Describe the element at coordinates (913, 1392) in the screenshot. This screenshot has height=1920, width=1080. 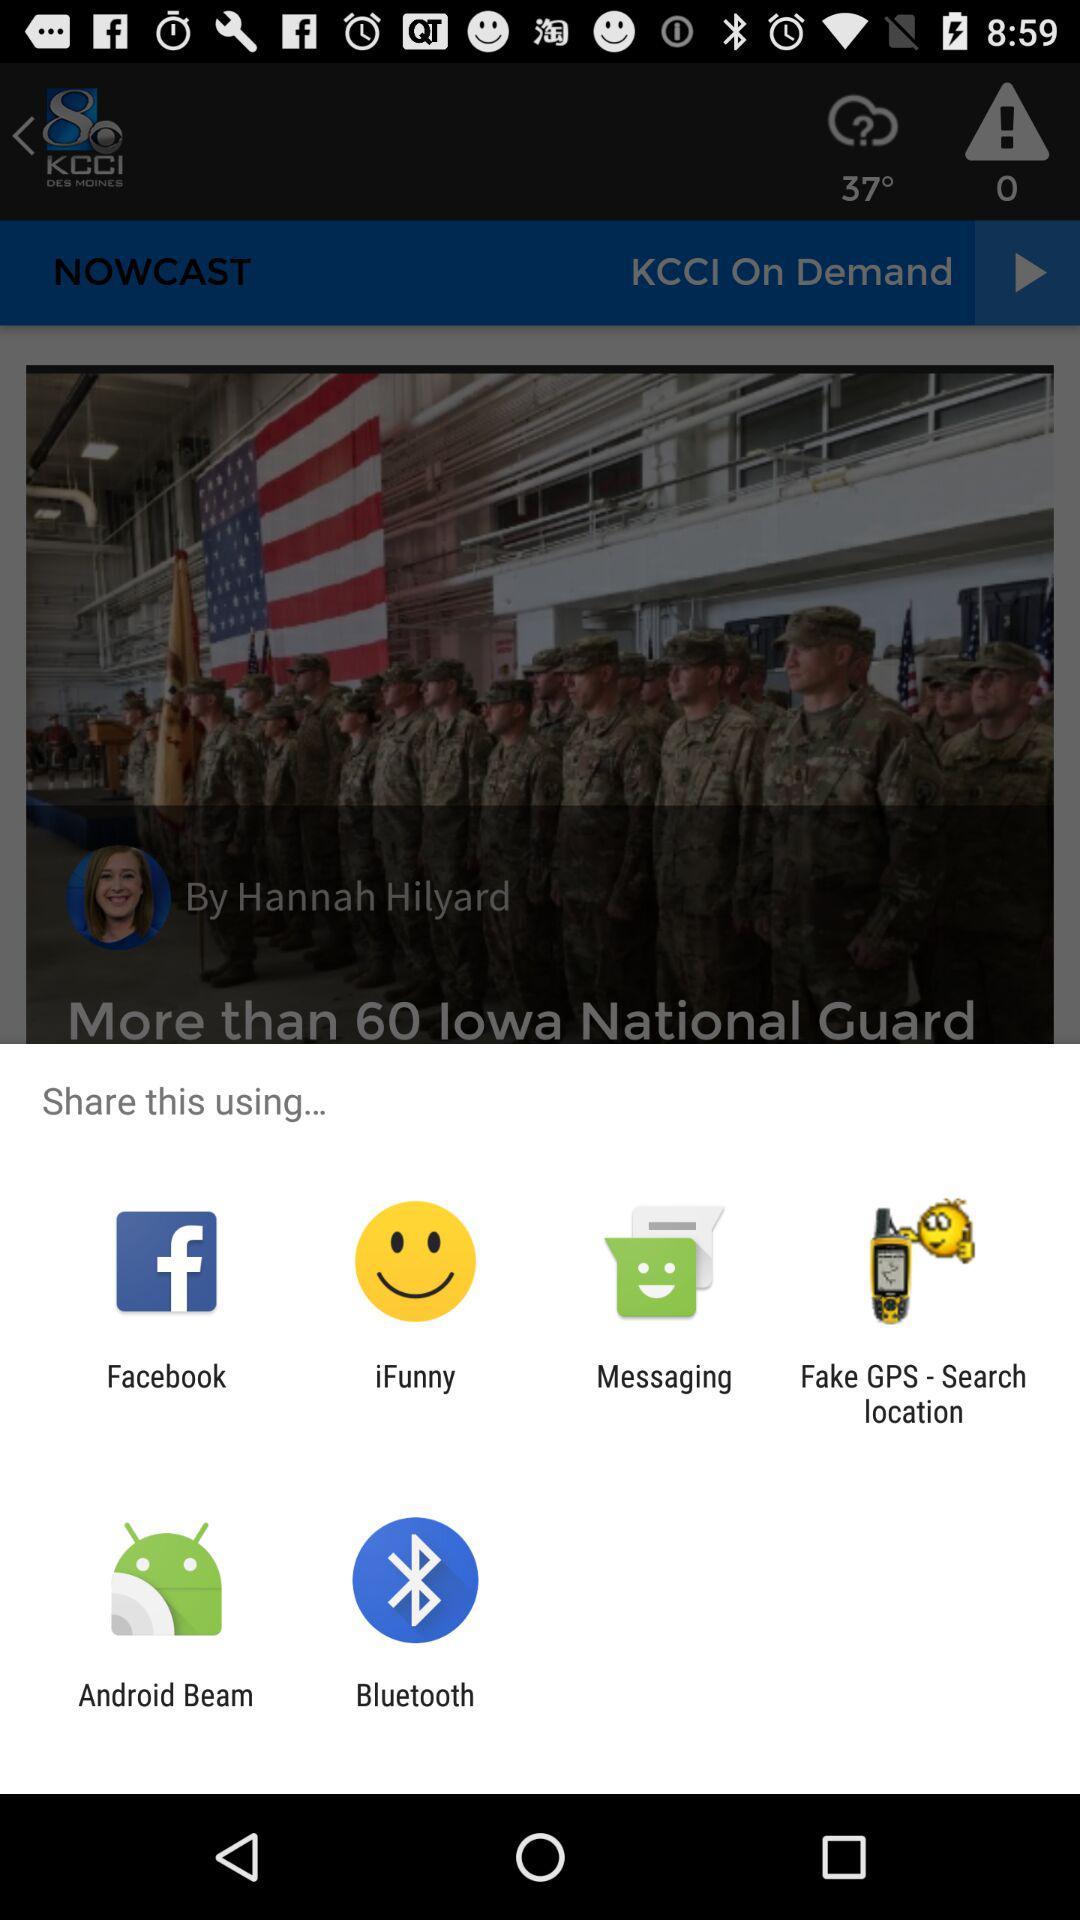
I see `the fake gps search item` at that location.